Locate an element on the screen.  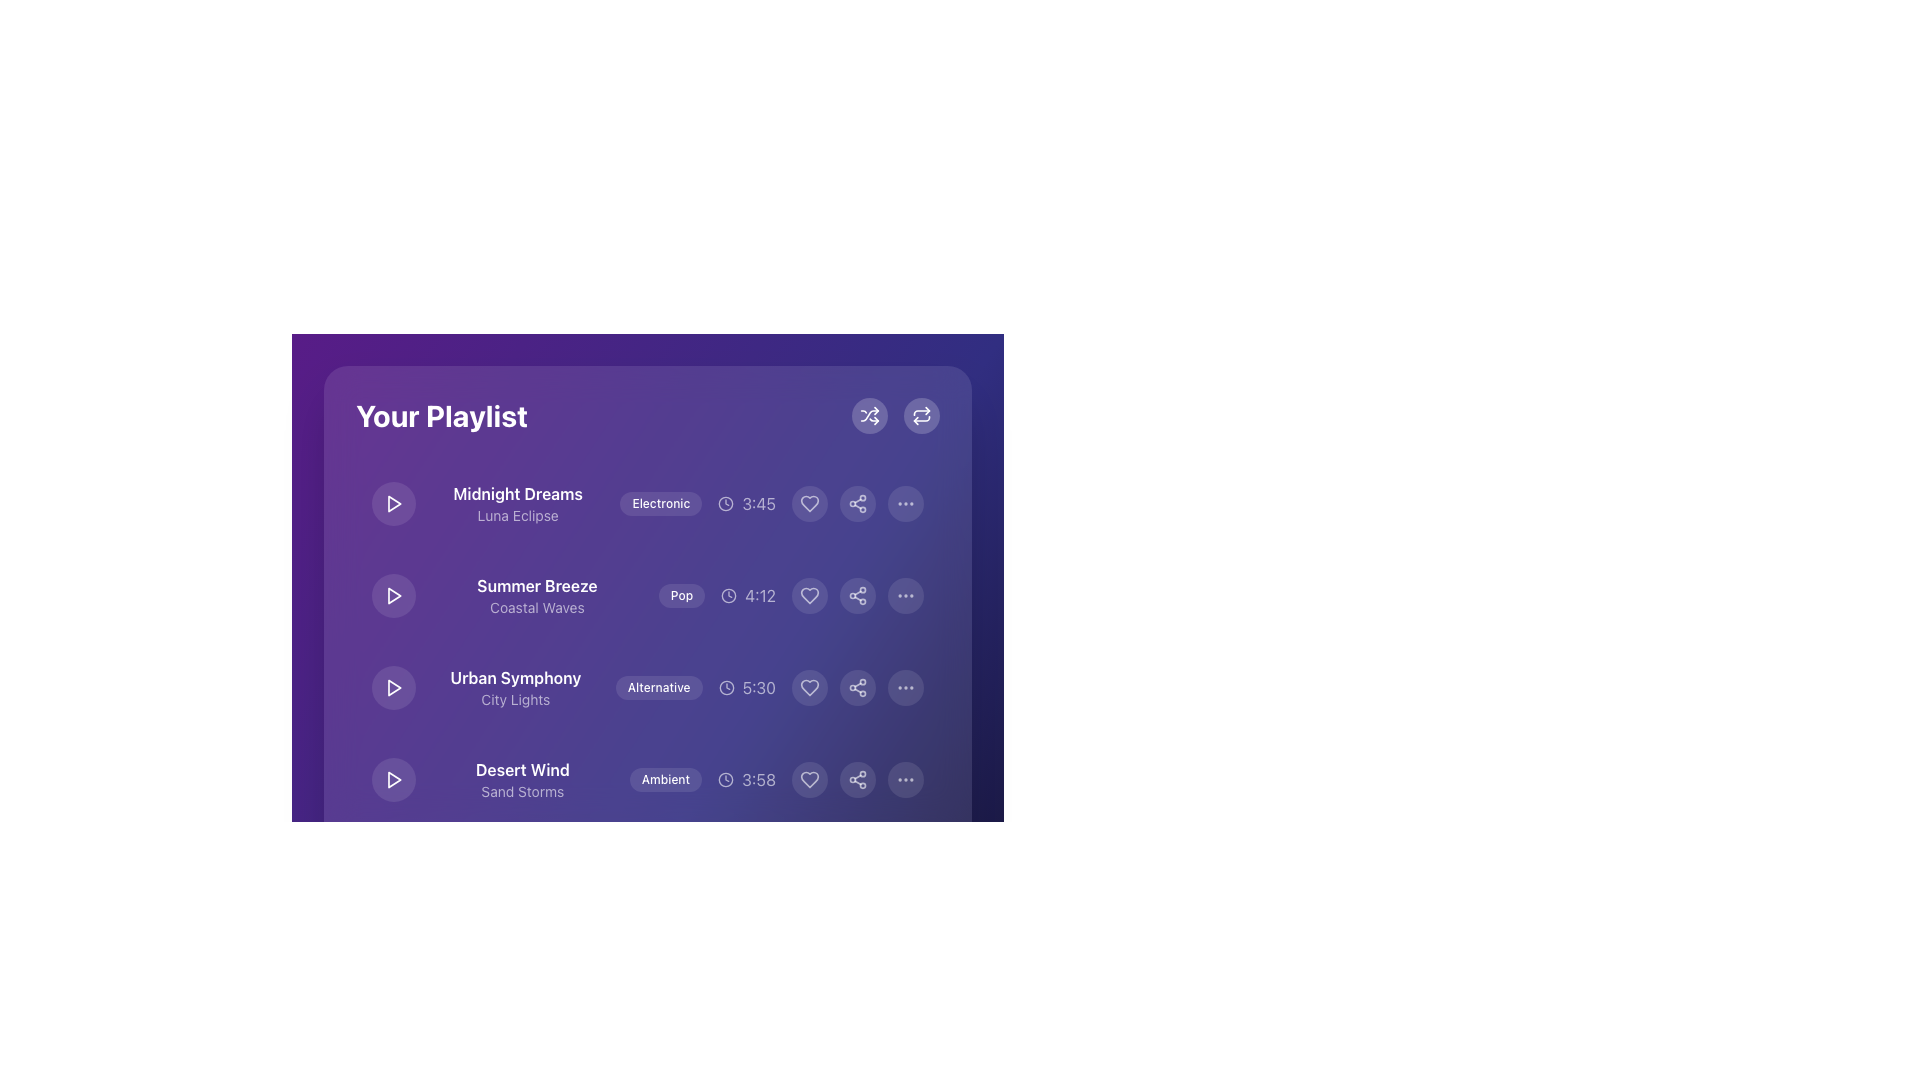
the share button located to the right of the 'Desert Wind' entry in the playlist is located at coordinates (858, 778).